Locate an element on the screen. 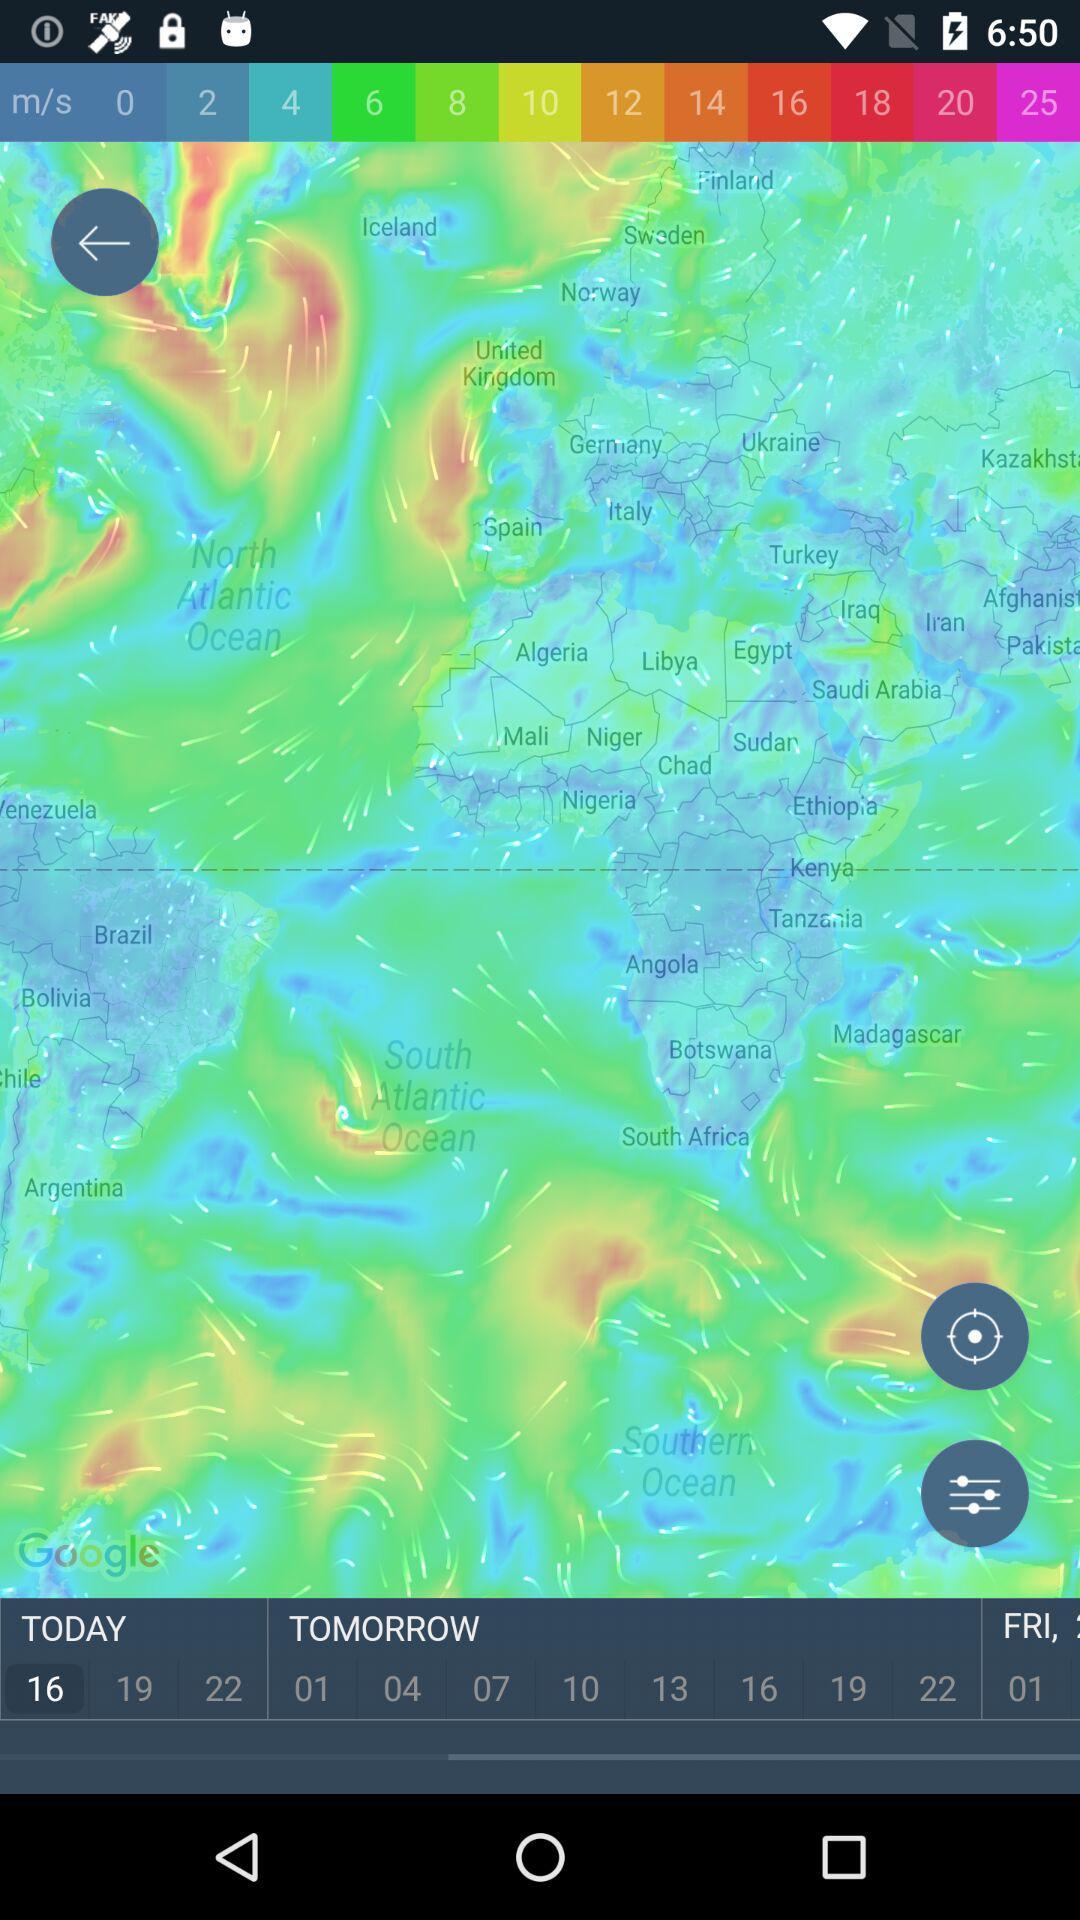  previous is located at coordinates (104, 245).